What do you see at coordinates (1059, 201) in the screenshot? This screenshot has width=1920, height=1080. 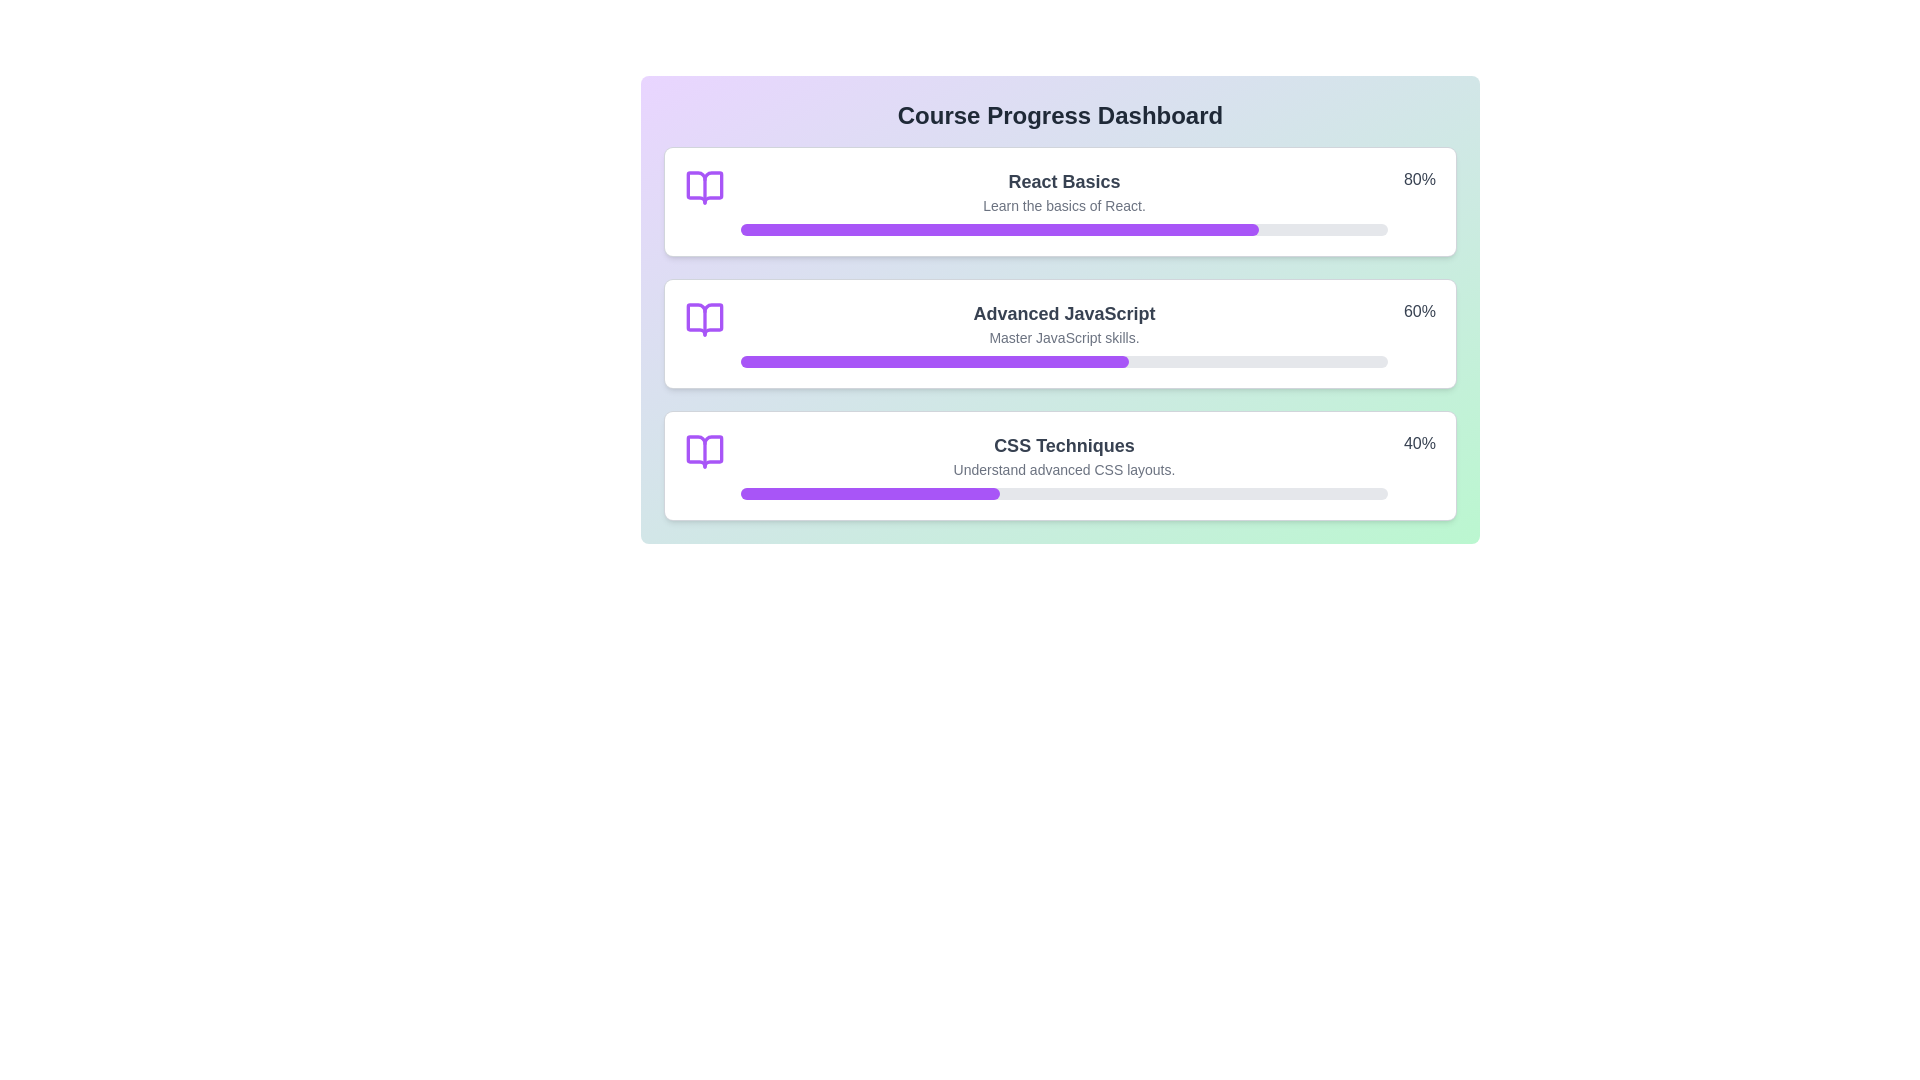 I see `the 'React Basics' informational card located at the top of the course progress cards list` at bounding box center [1059, 201].